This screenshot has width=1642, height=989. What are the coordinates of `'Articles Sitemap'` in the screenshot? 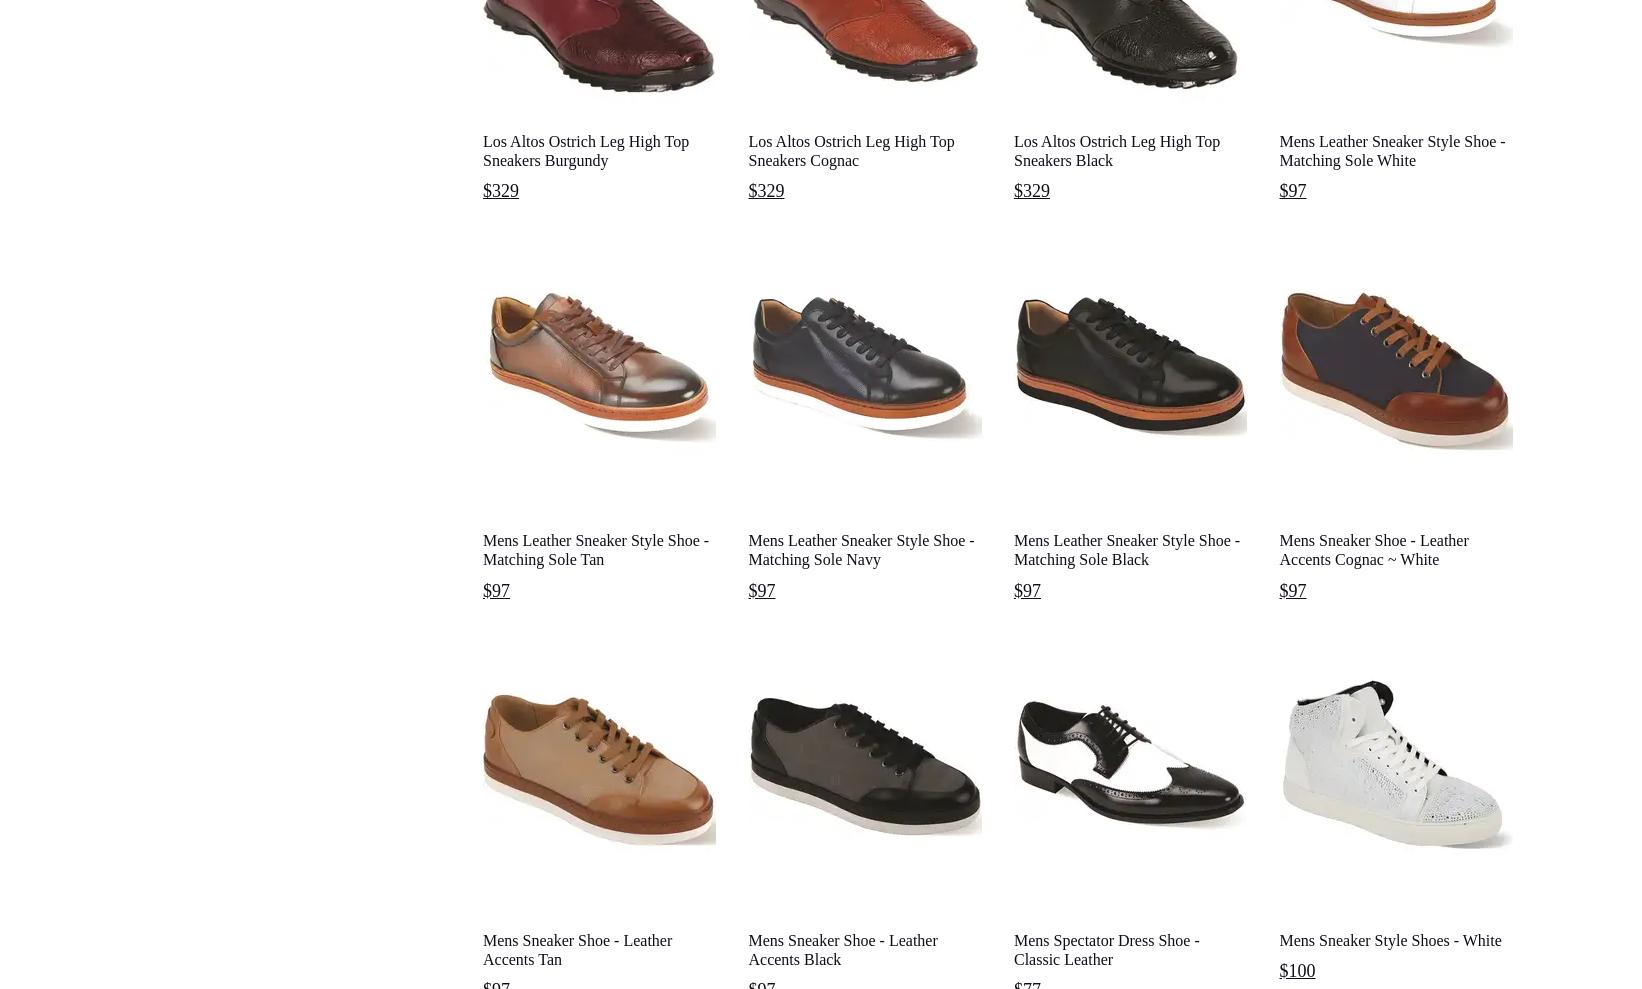 It's located at (519, 532).